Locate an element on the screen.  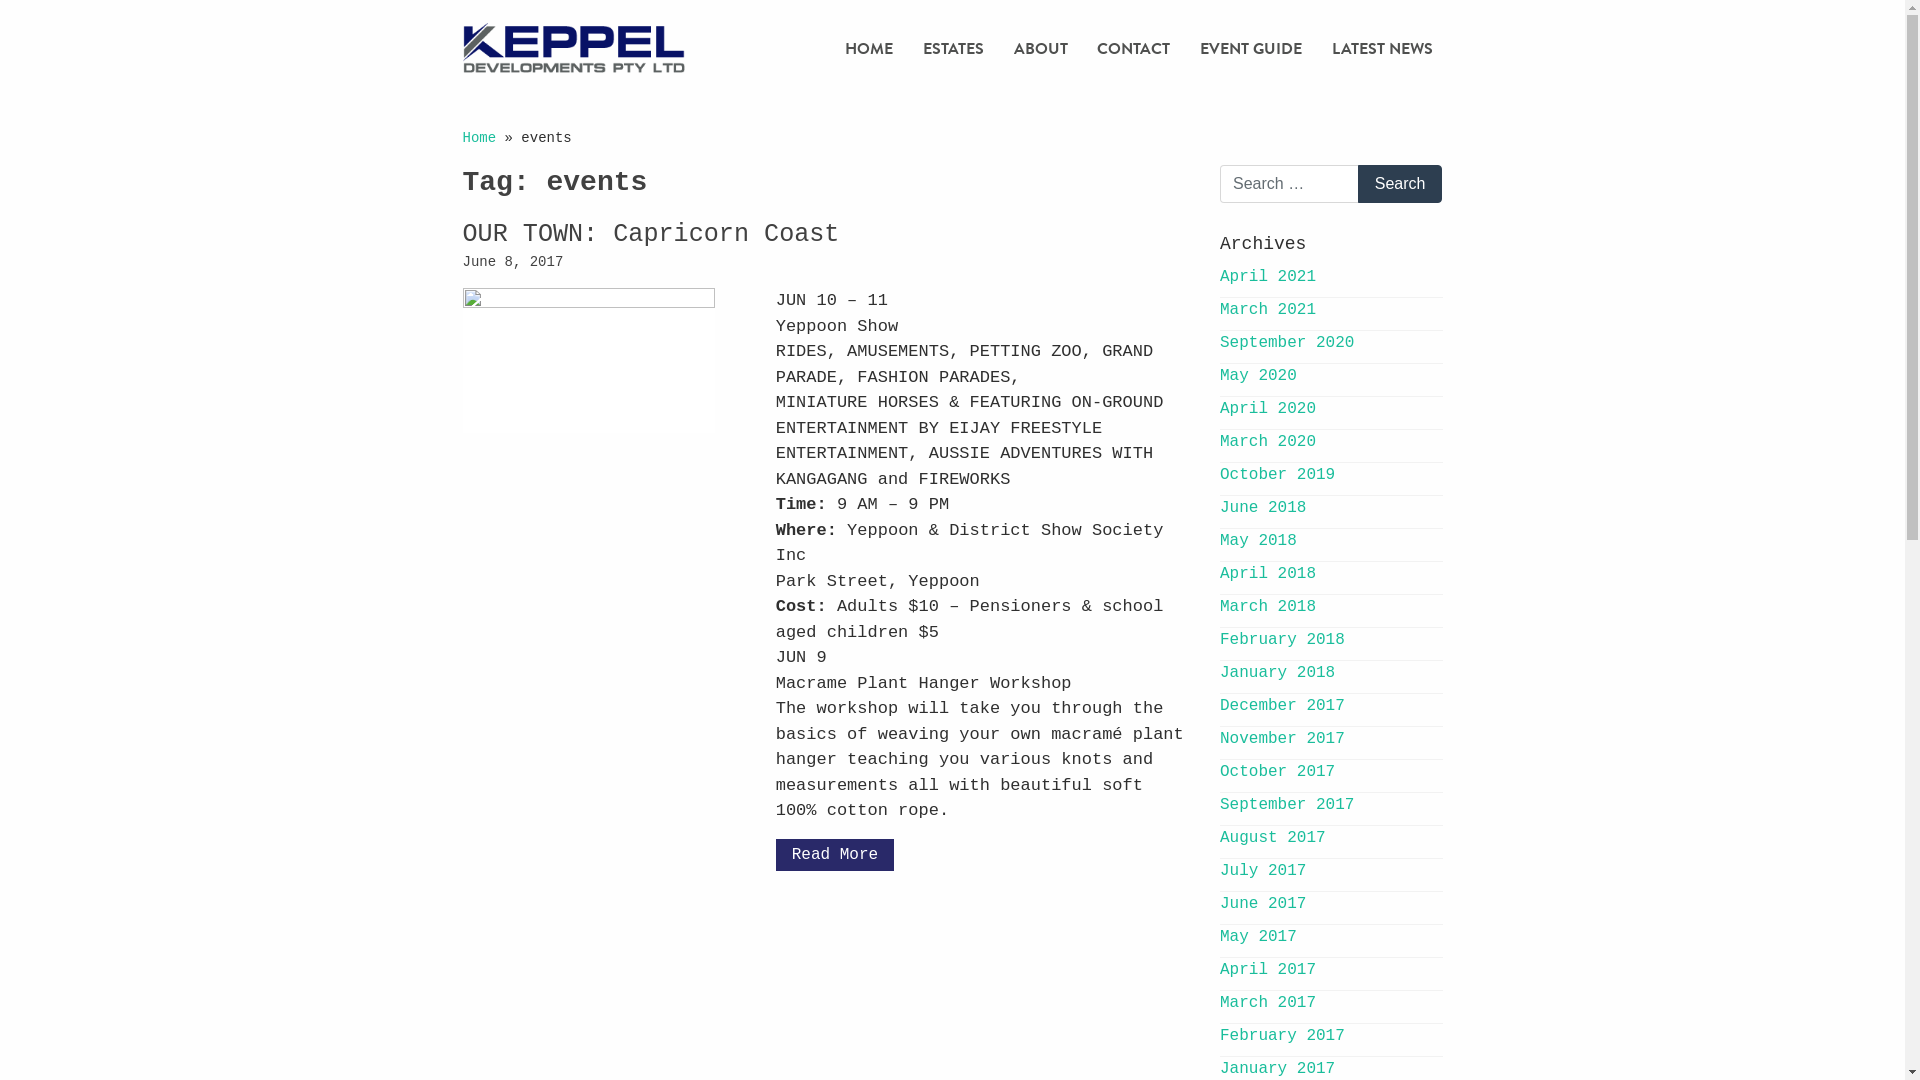
'Search' is located at coordinates (1399, 184).